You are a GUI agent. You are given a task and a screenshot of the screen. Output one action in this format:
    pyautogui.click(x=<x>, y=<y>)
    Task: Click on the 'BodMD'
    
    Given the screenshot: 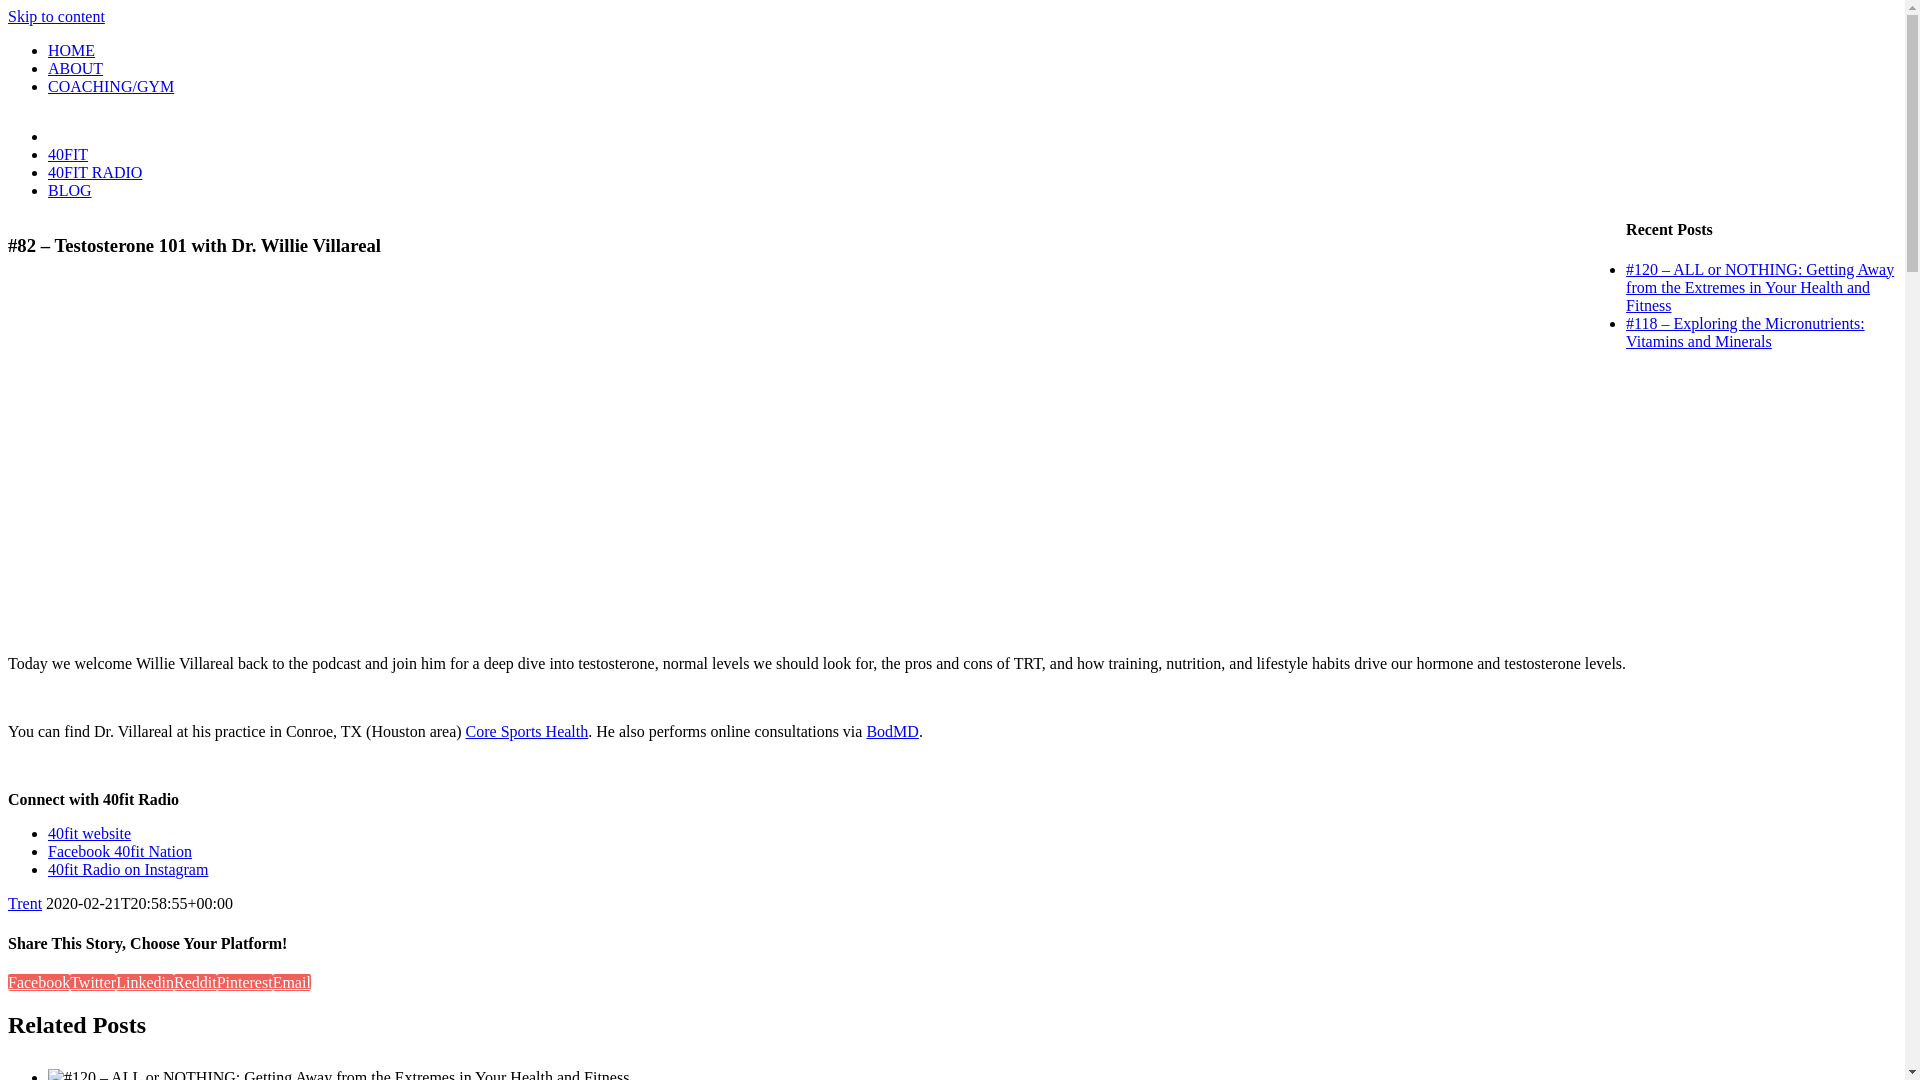 What is the action you would take?
    pyautogui.click(x=891, y=731)
    